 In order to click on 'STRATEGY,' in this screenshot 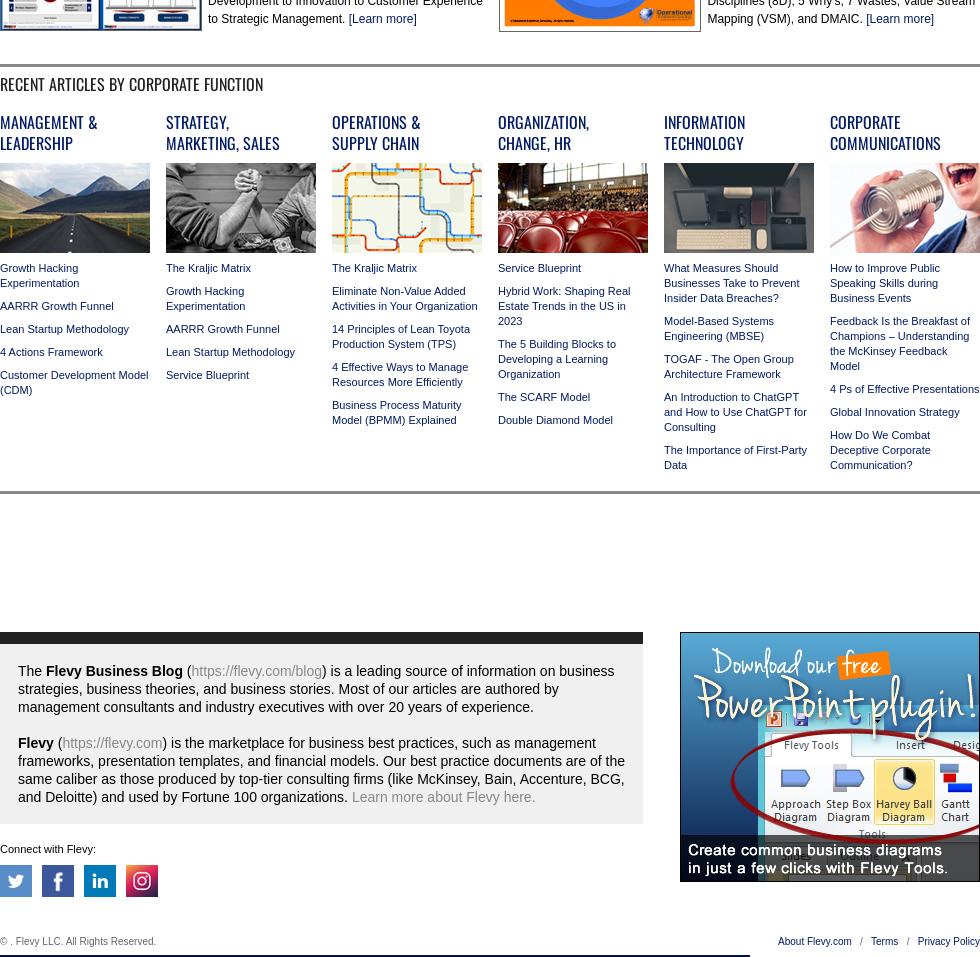, I will do `click(197, 122)`.